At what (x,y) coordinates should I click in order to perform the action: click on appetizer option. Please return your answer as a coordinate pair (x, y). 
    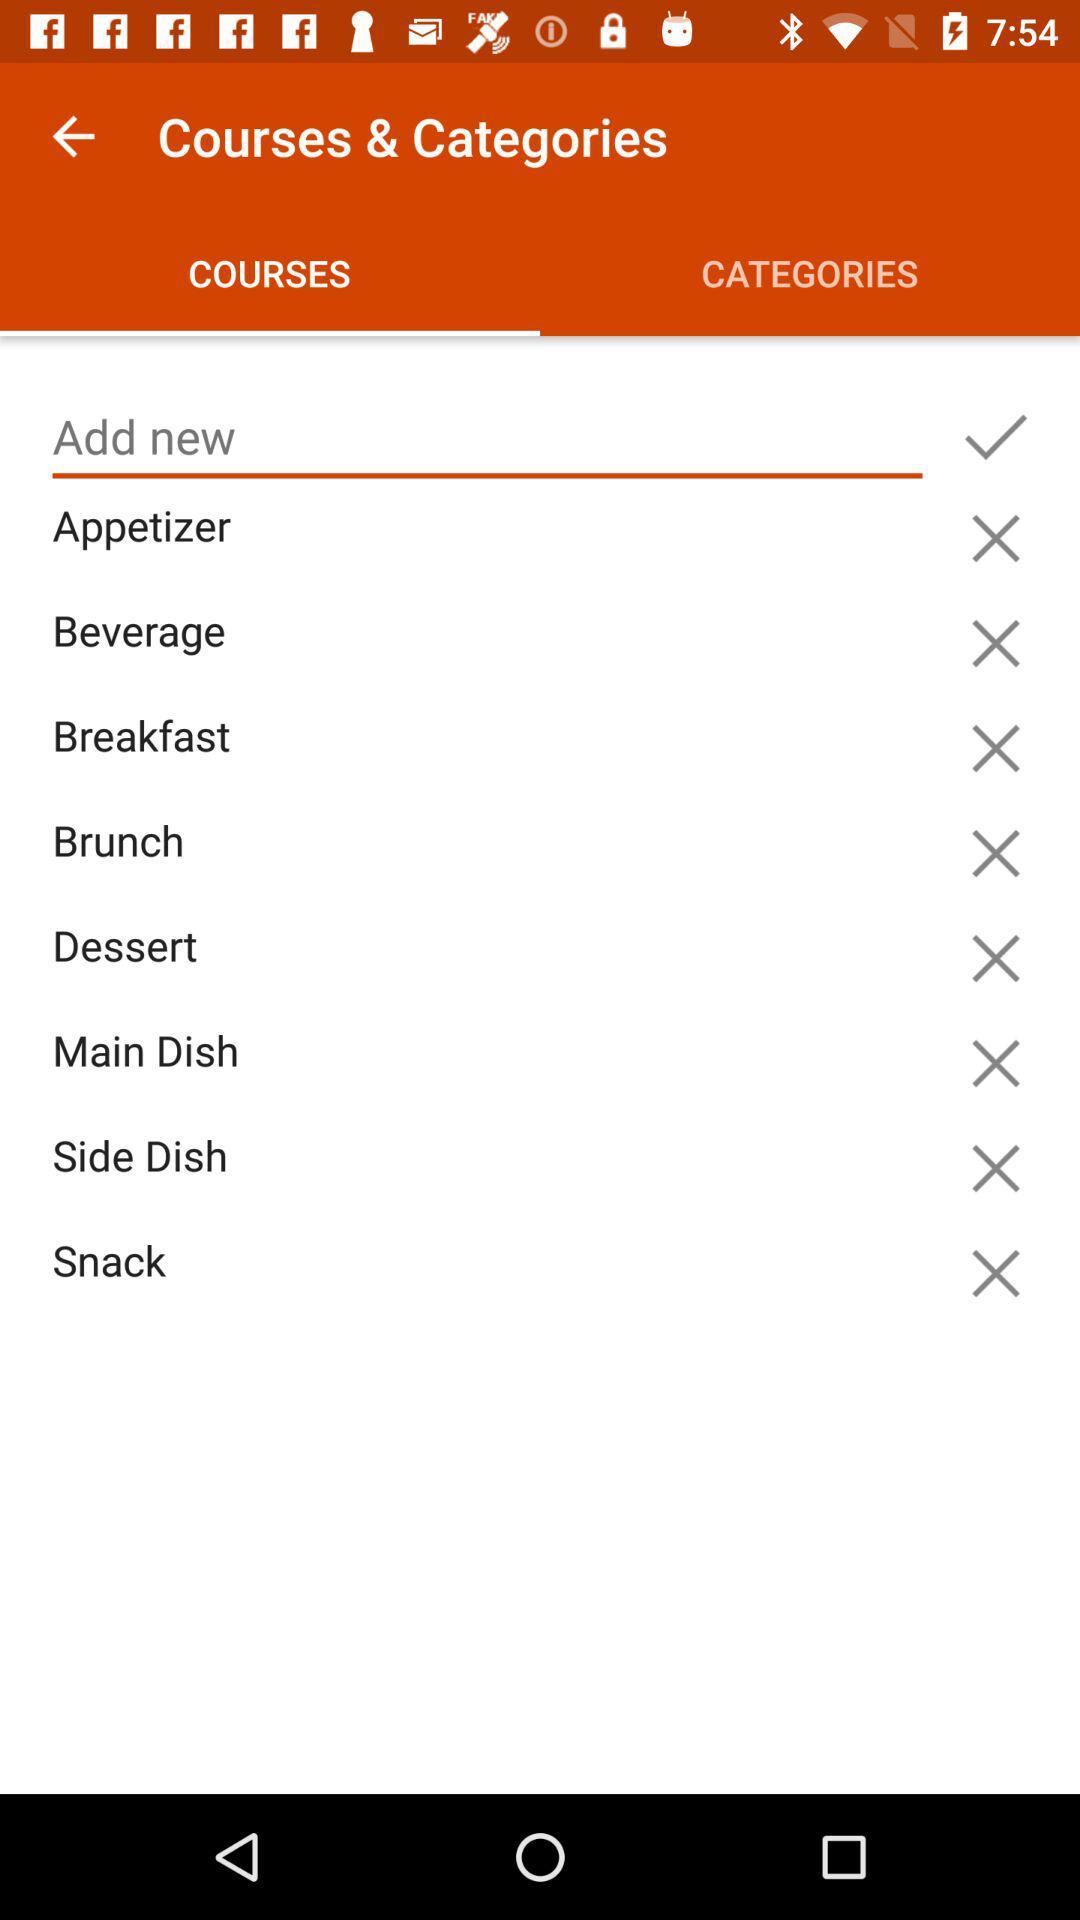
    Looking at the image, I should click on (995, 538).